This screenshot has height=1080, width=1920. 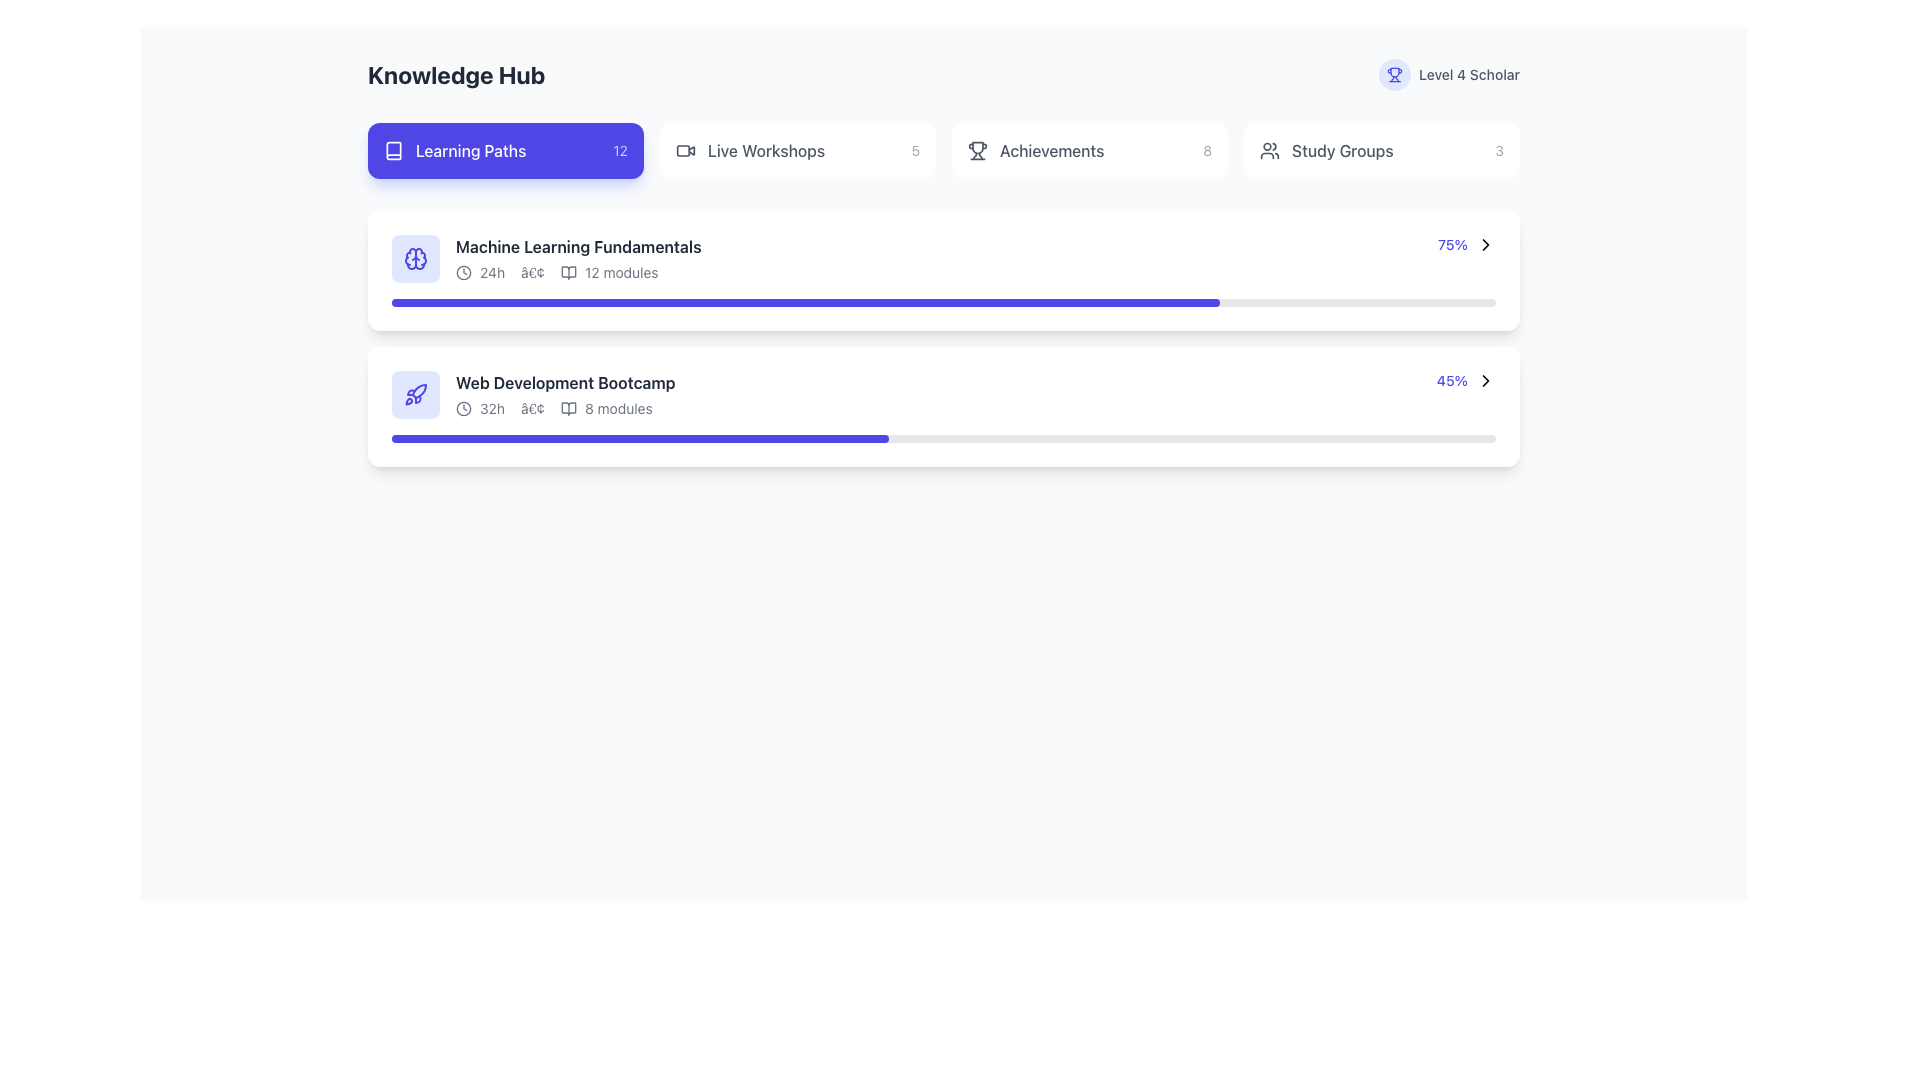 I want to click on the 'Learning Paths' static text label, which is styled in medium font weight on a blue background, located within the first navigation tab in the knowledge hub interface, so click(x=470, y=149).